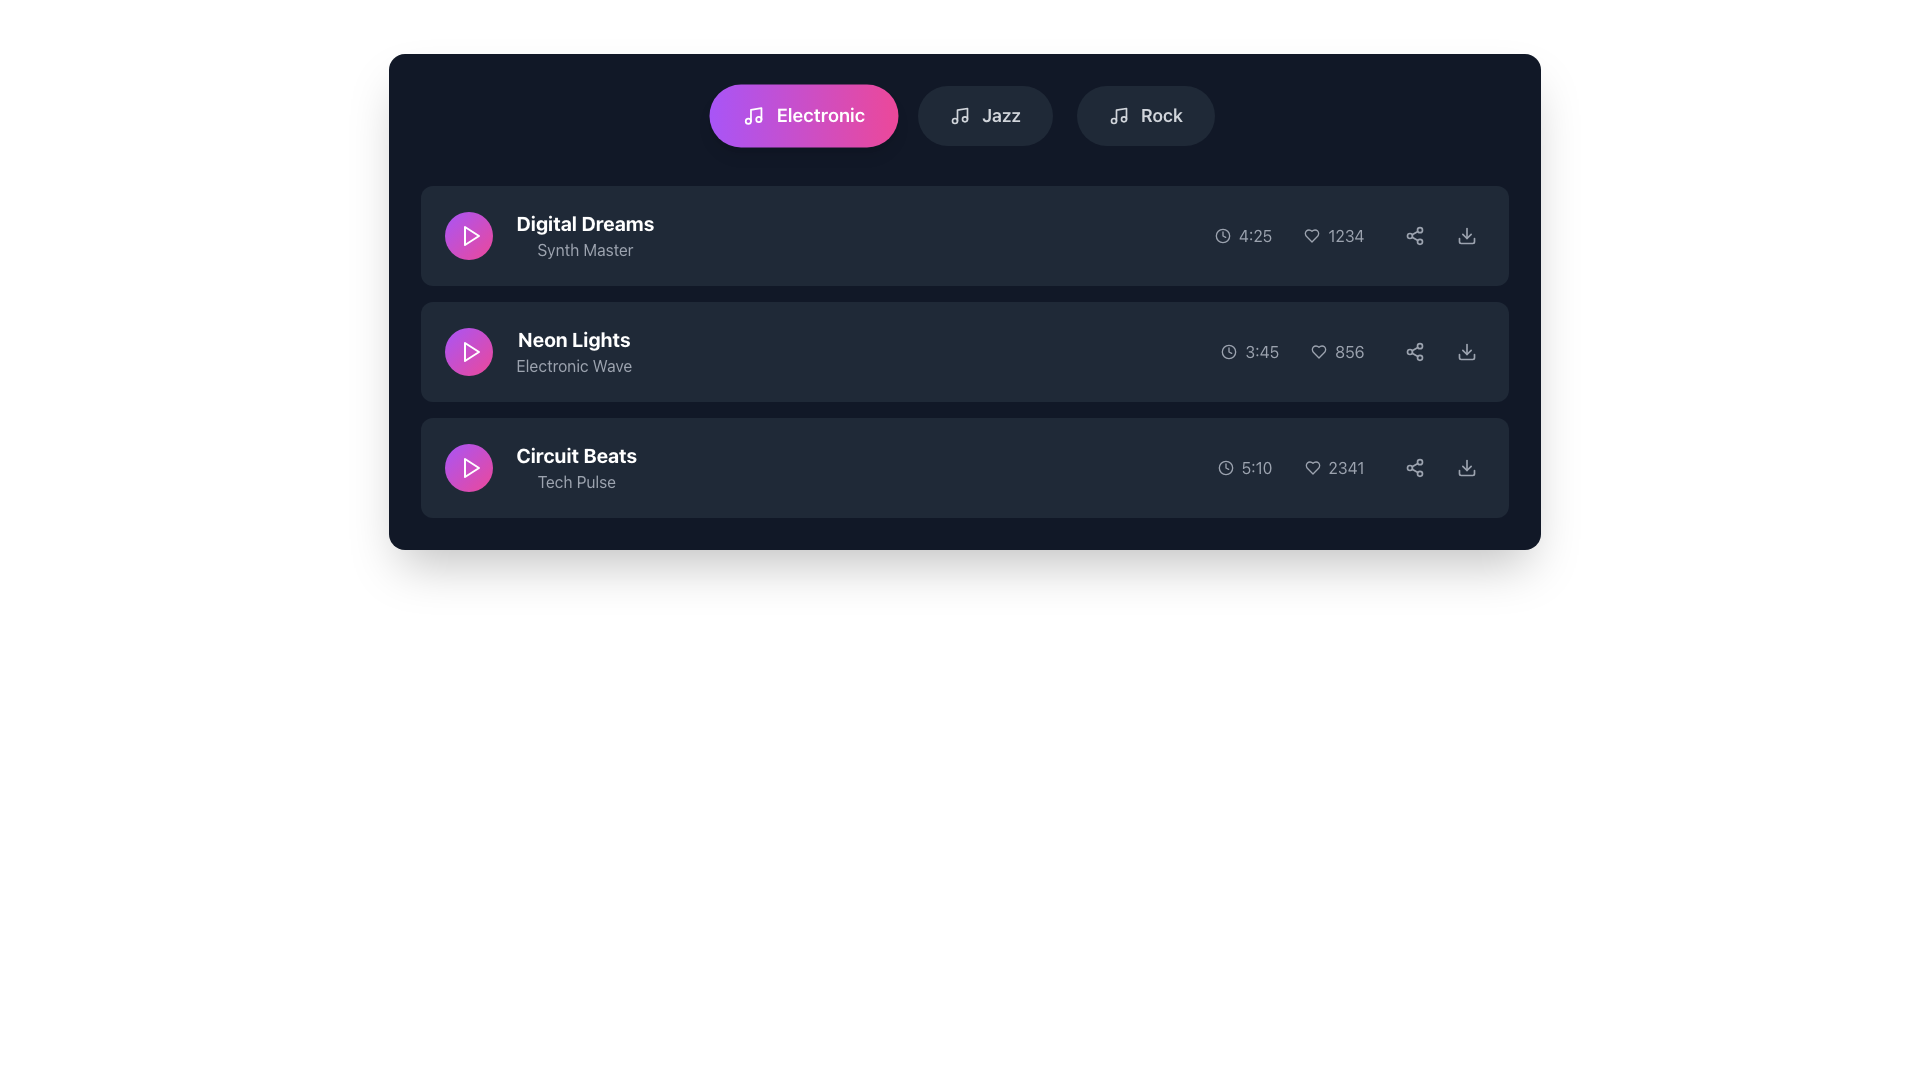  I want to click on the Text Label that serves as a title or label for a music track or category, positioned between 'Digital Dreams' above and 'Circuit Beats' below, to interact with it if it becomes interactive, so click(573, 338).